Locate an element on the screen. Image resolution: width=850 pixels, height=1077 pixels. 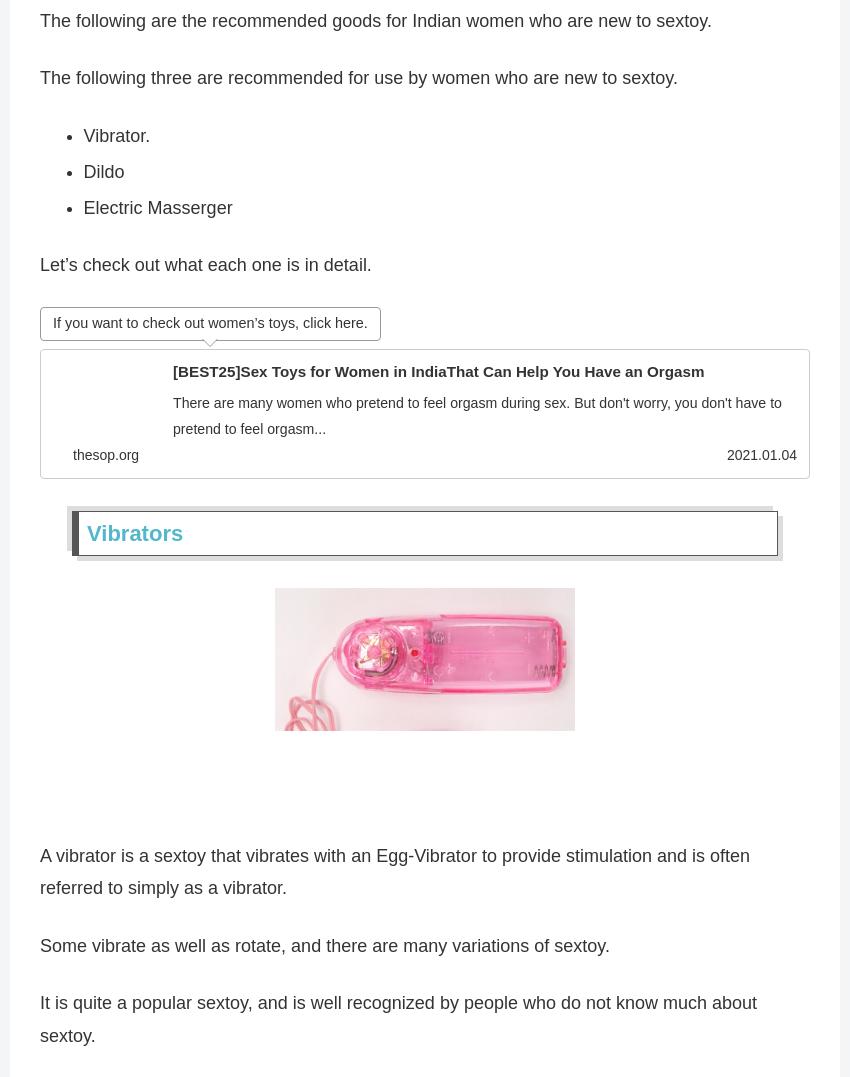
'2021.01.04' is located at coordinates (761, 460).